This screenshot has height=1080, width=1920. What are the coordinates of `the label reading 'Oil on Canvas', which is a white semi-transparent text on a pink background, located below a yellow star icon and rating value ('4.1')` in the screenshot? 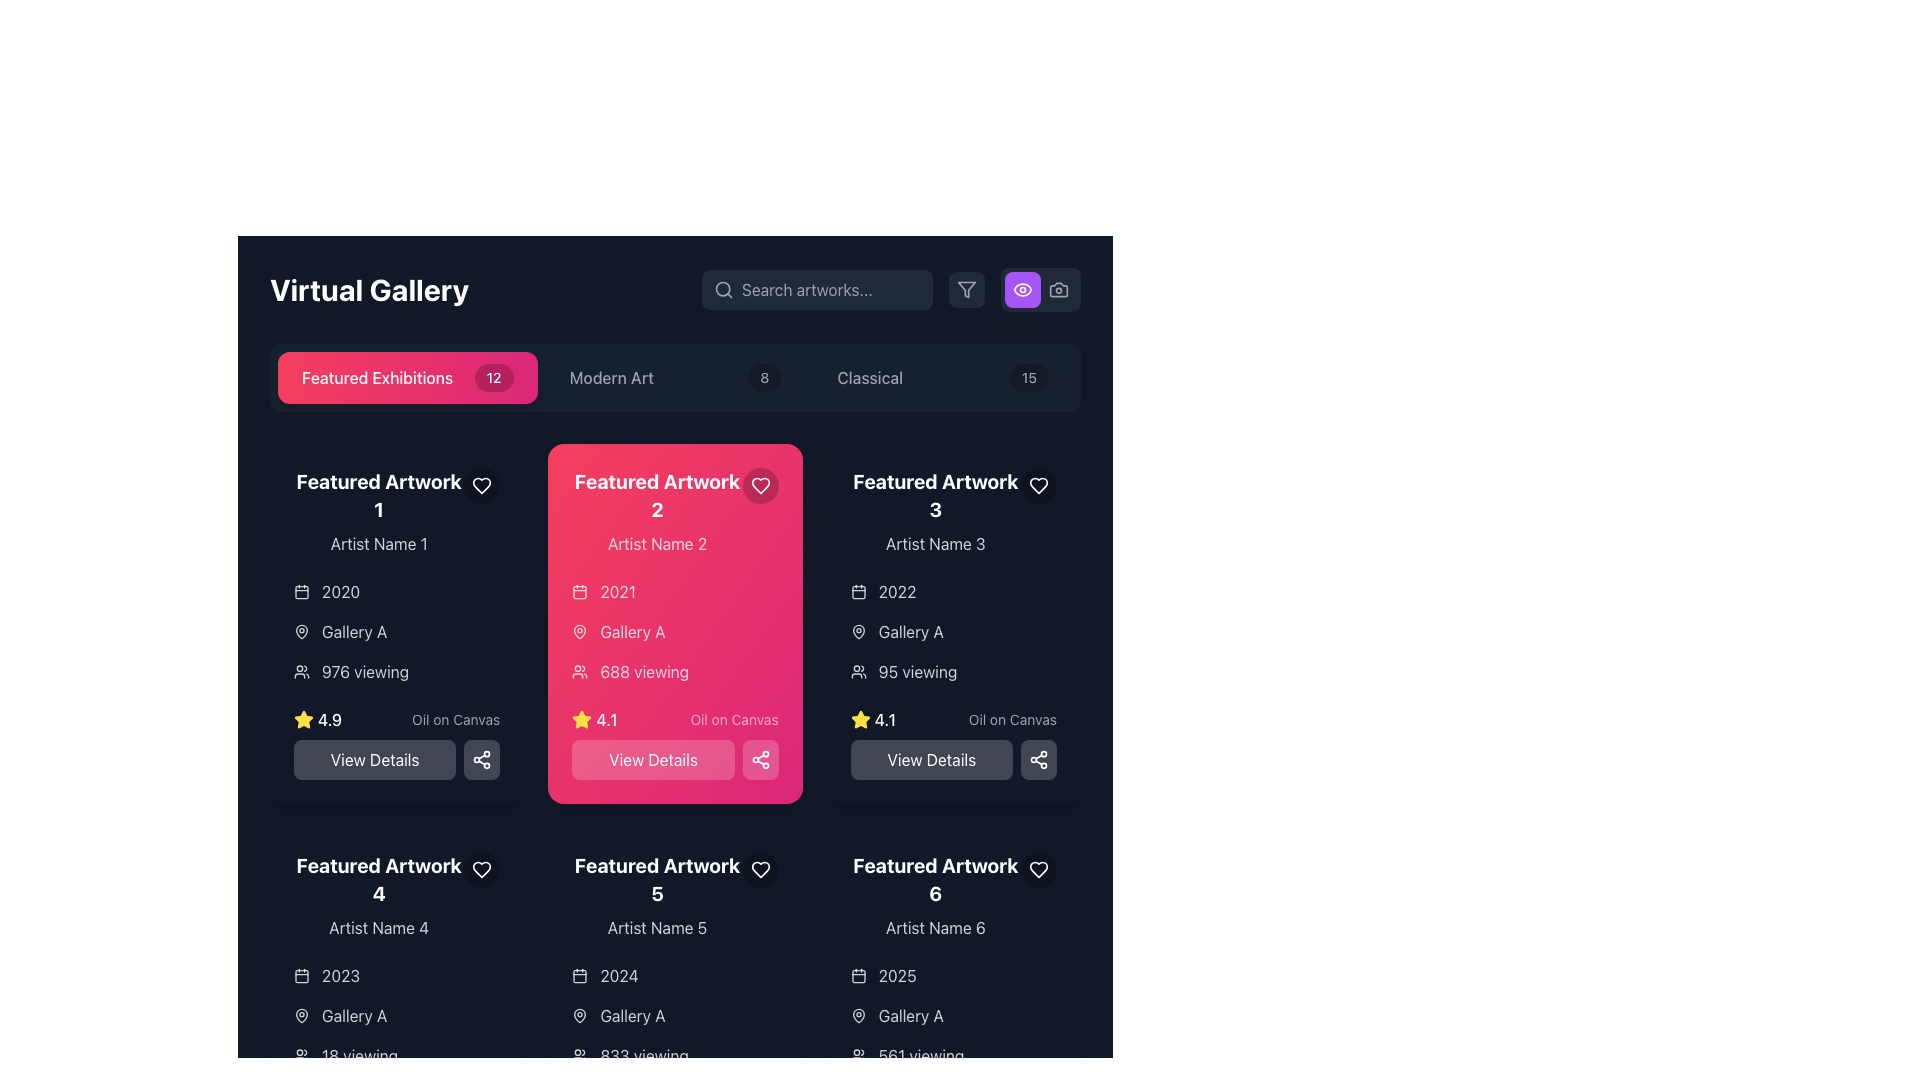 It's located at (733, 720).